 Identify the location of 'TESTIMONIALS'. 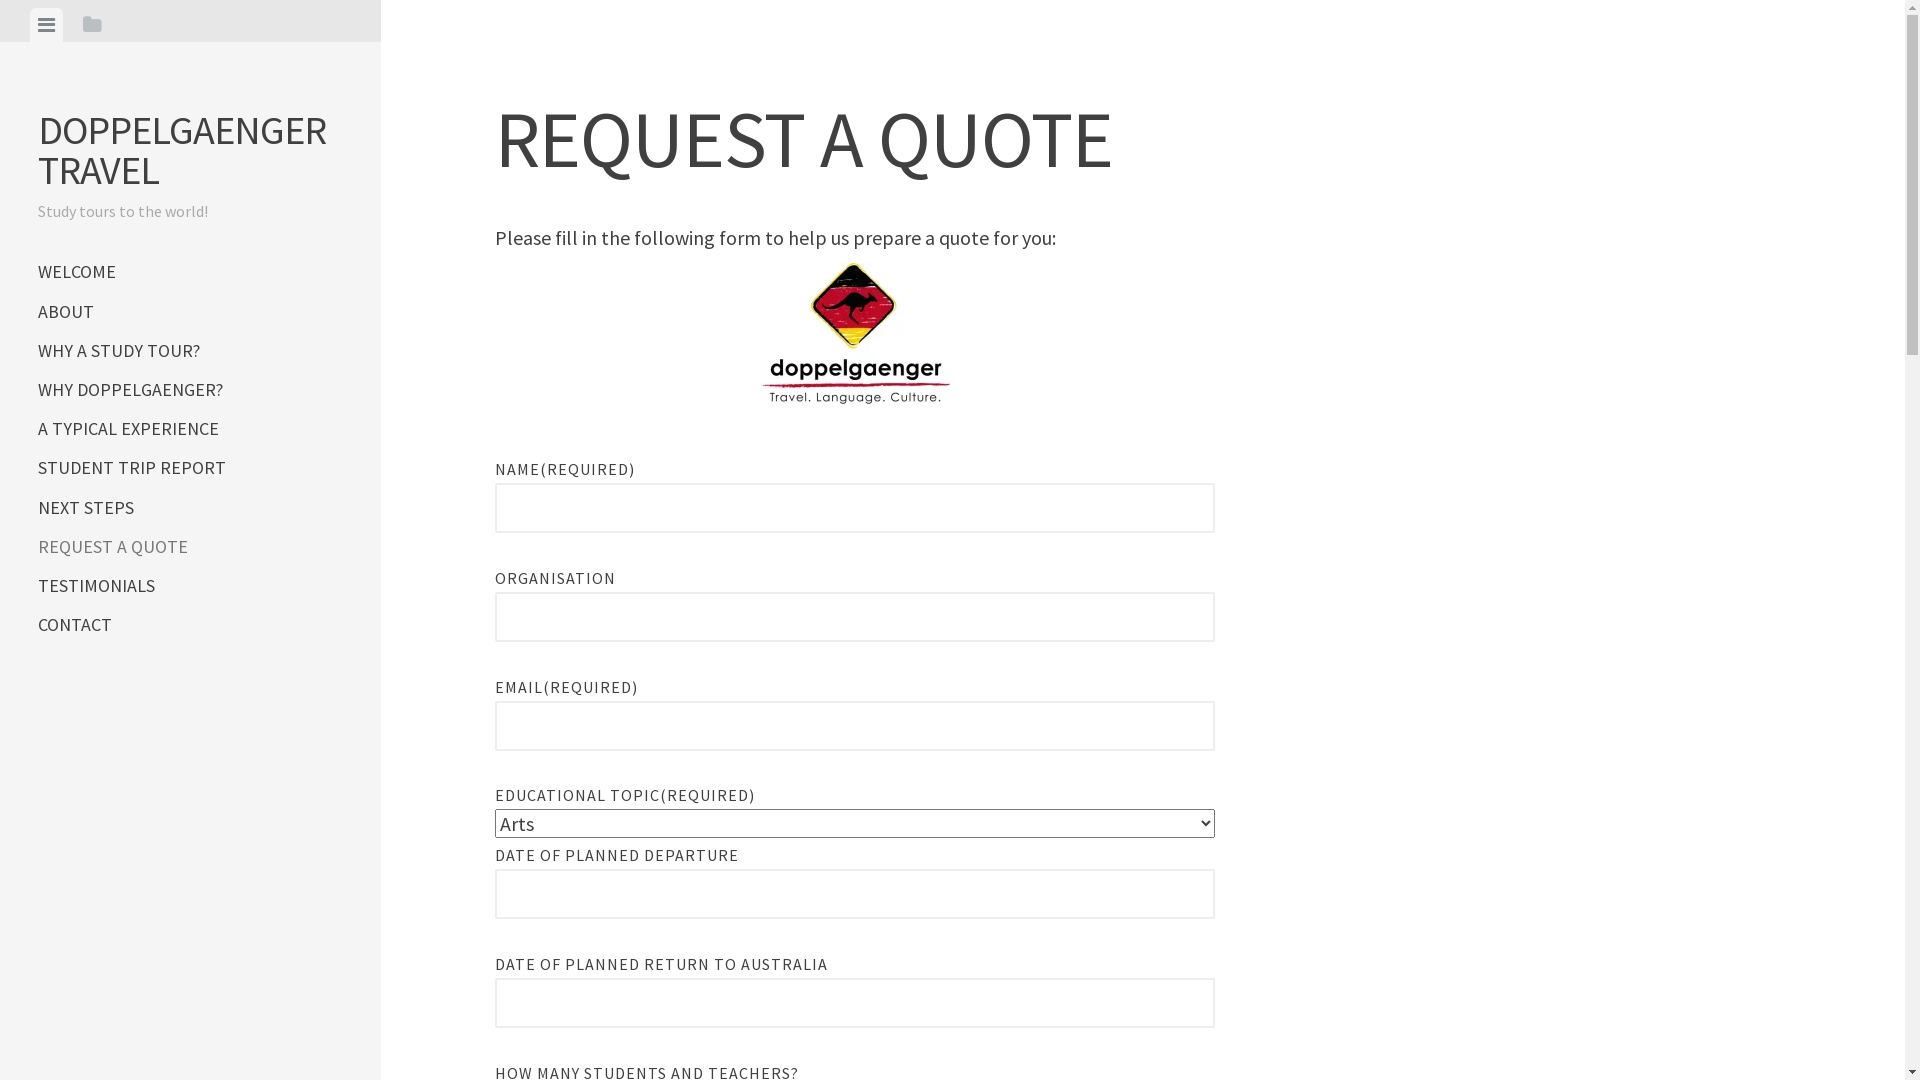
(190, 585).